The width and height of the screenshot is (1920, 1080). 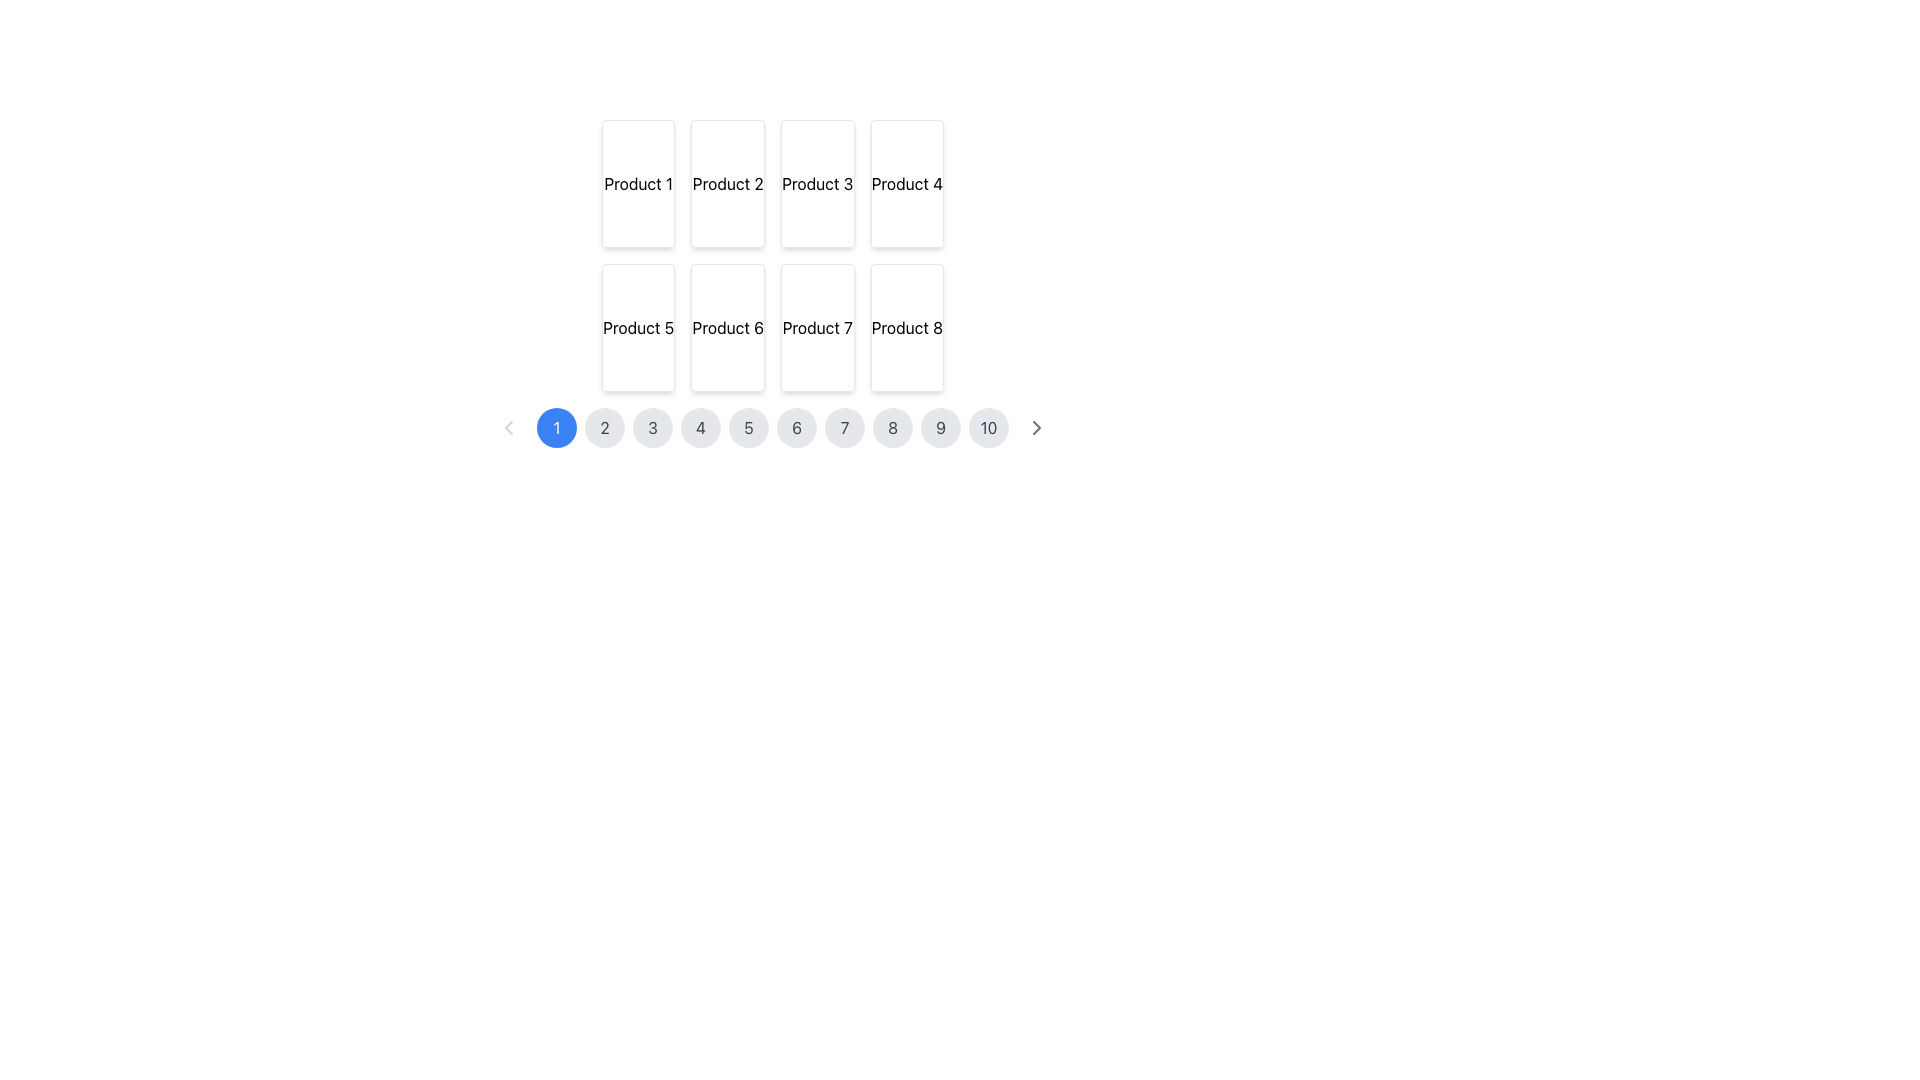 I want to click on the circular button with gray background and text '9' to switch to the corresponding page in the pagination control, so click(x=939, y=427).